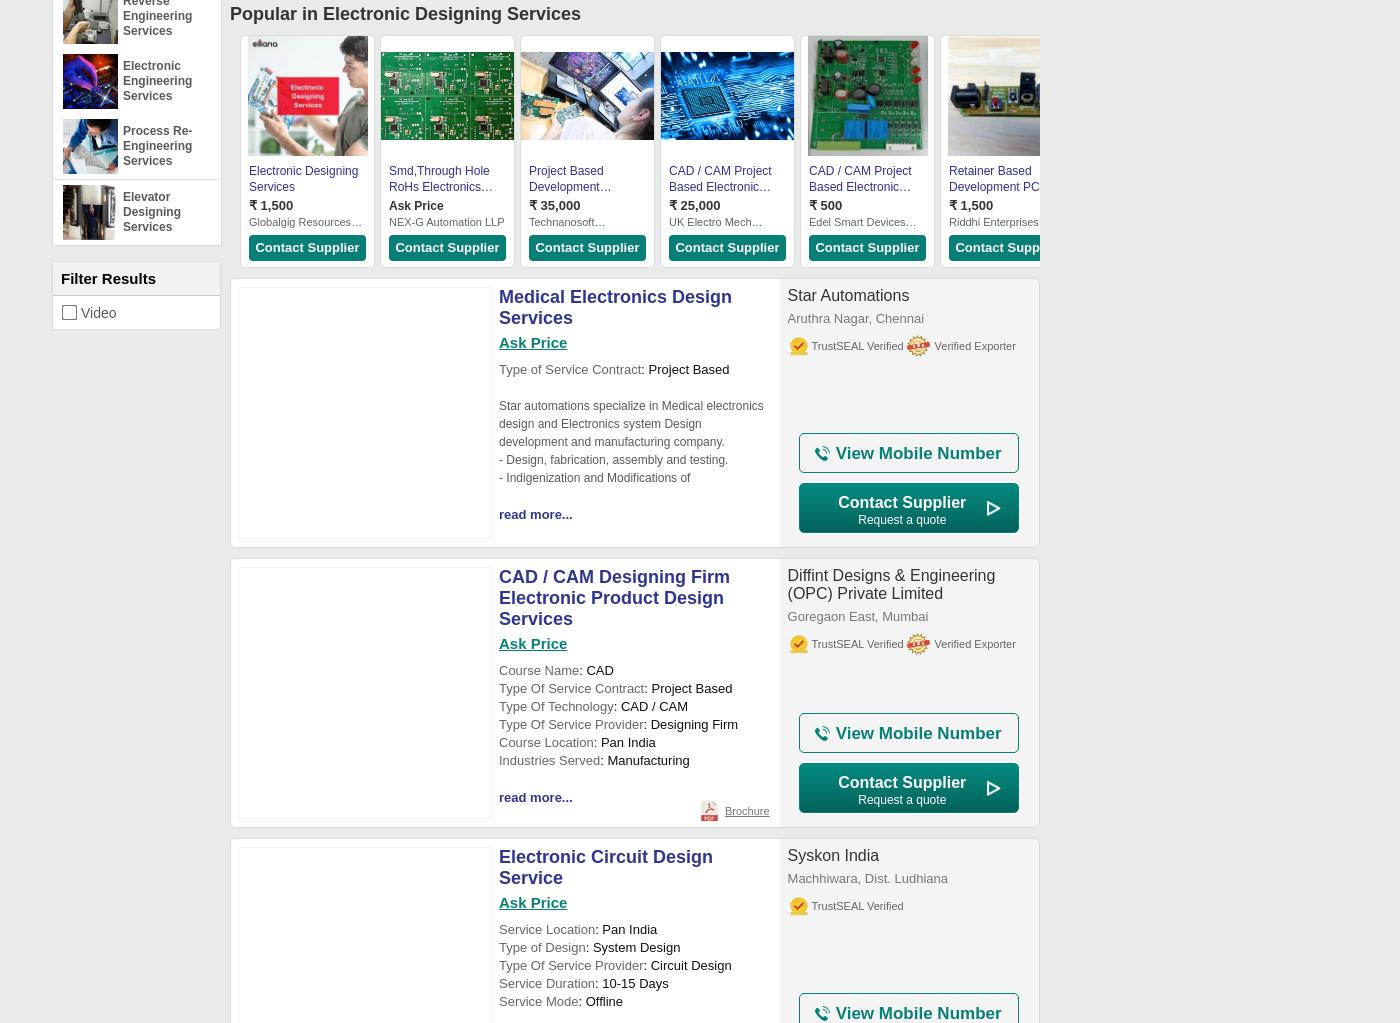  What do you see at coordinates (1089, 194) in the screenshot?
I see `'Designing Firm Retainer Based Electronic Power Circuit Design Service'` at bounding box center [1089, 194].